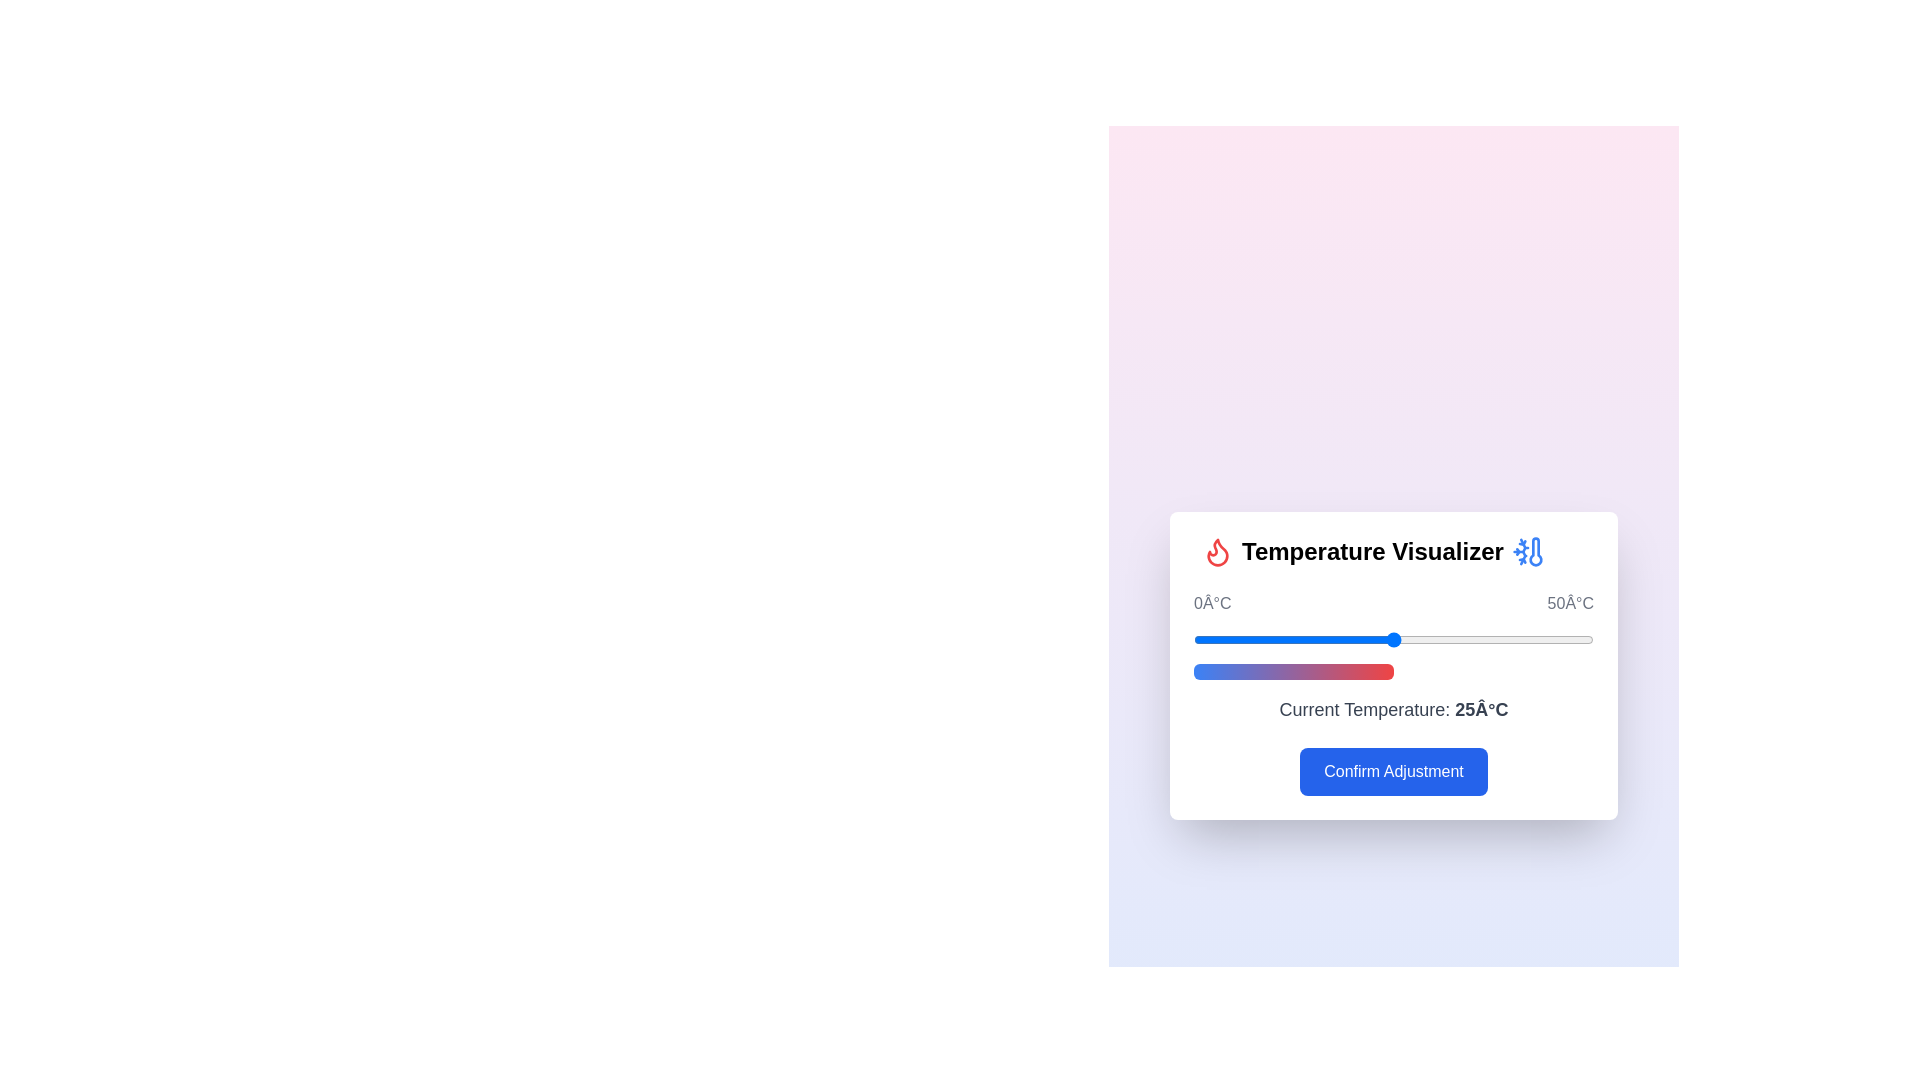  Describe the element at coordinates (1400, 640) in the screenshot. I see `the temperature slider to 26°C to observe the visual feedback` at that location.